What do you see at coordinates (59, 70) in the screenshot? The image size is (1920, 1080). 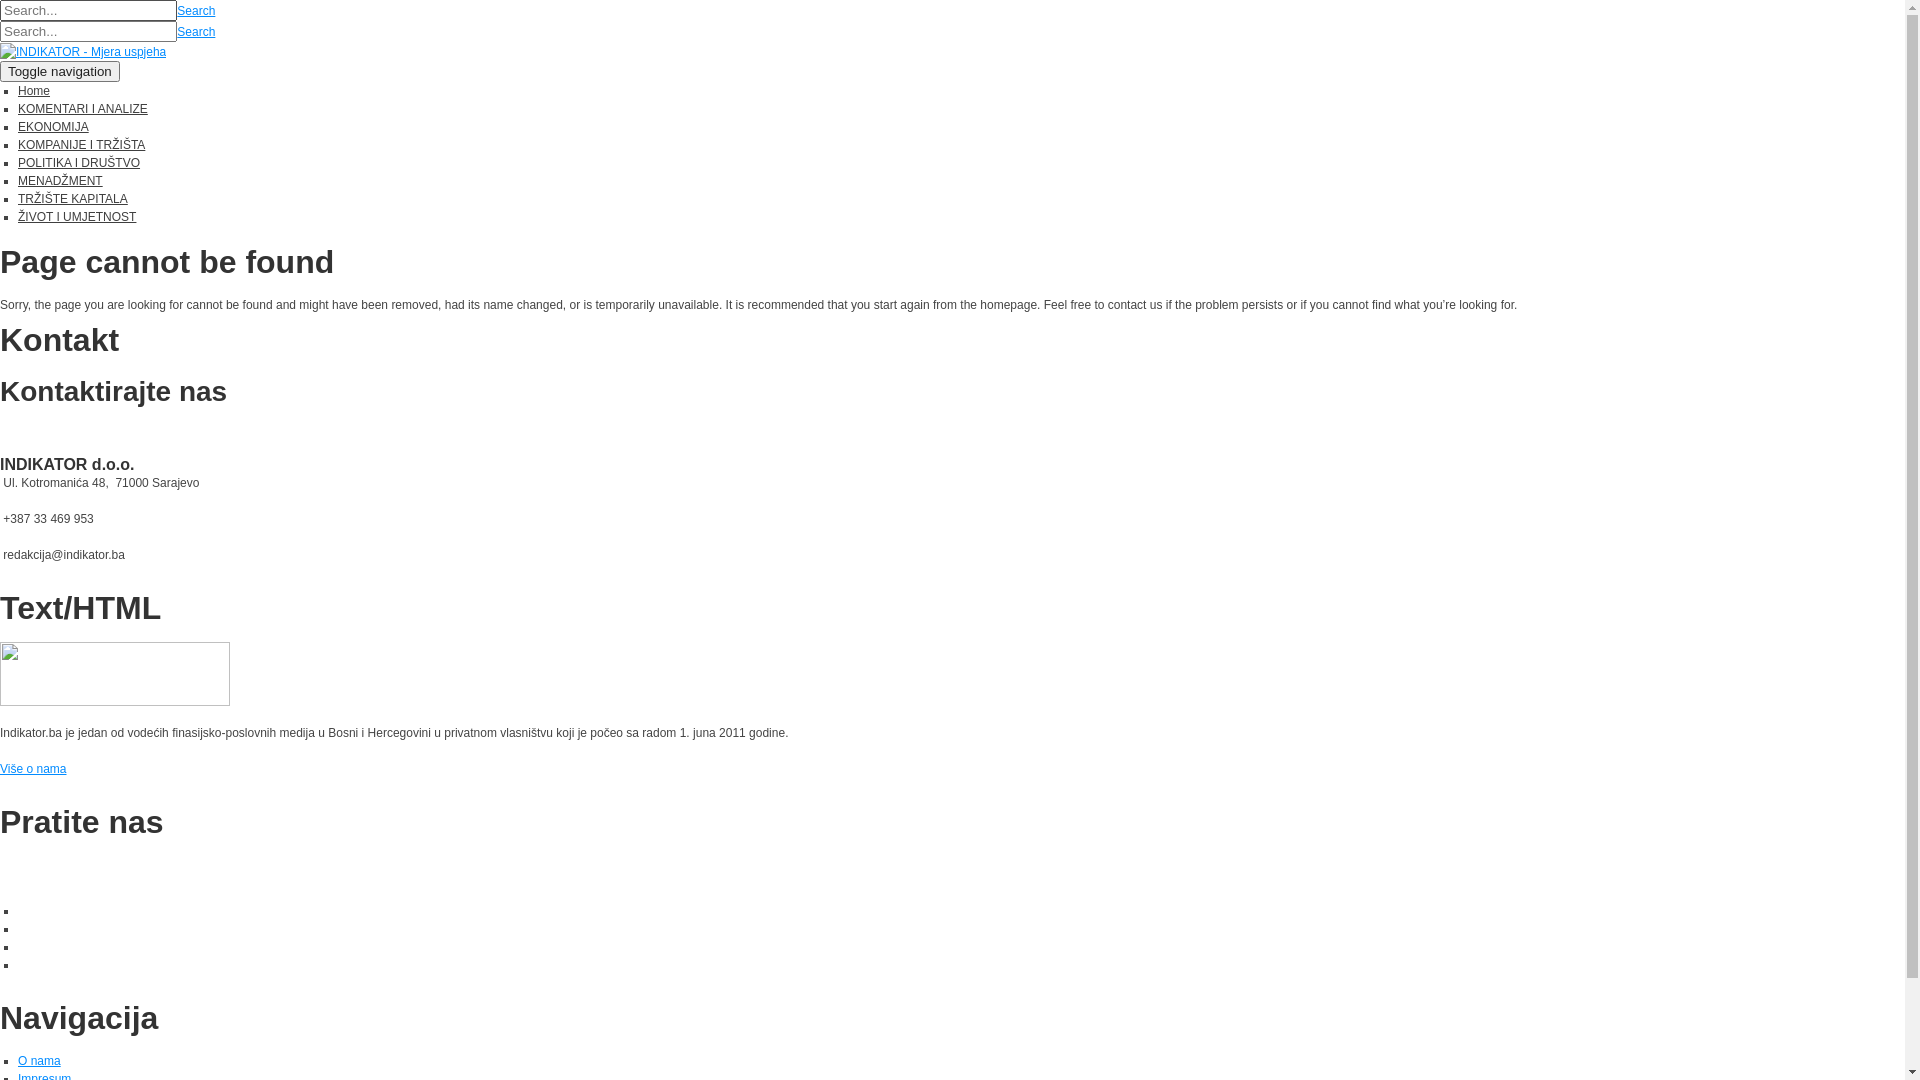 I see `'Toggle navigation'` at bounding box center [59, 70].